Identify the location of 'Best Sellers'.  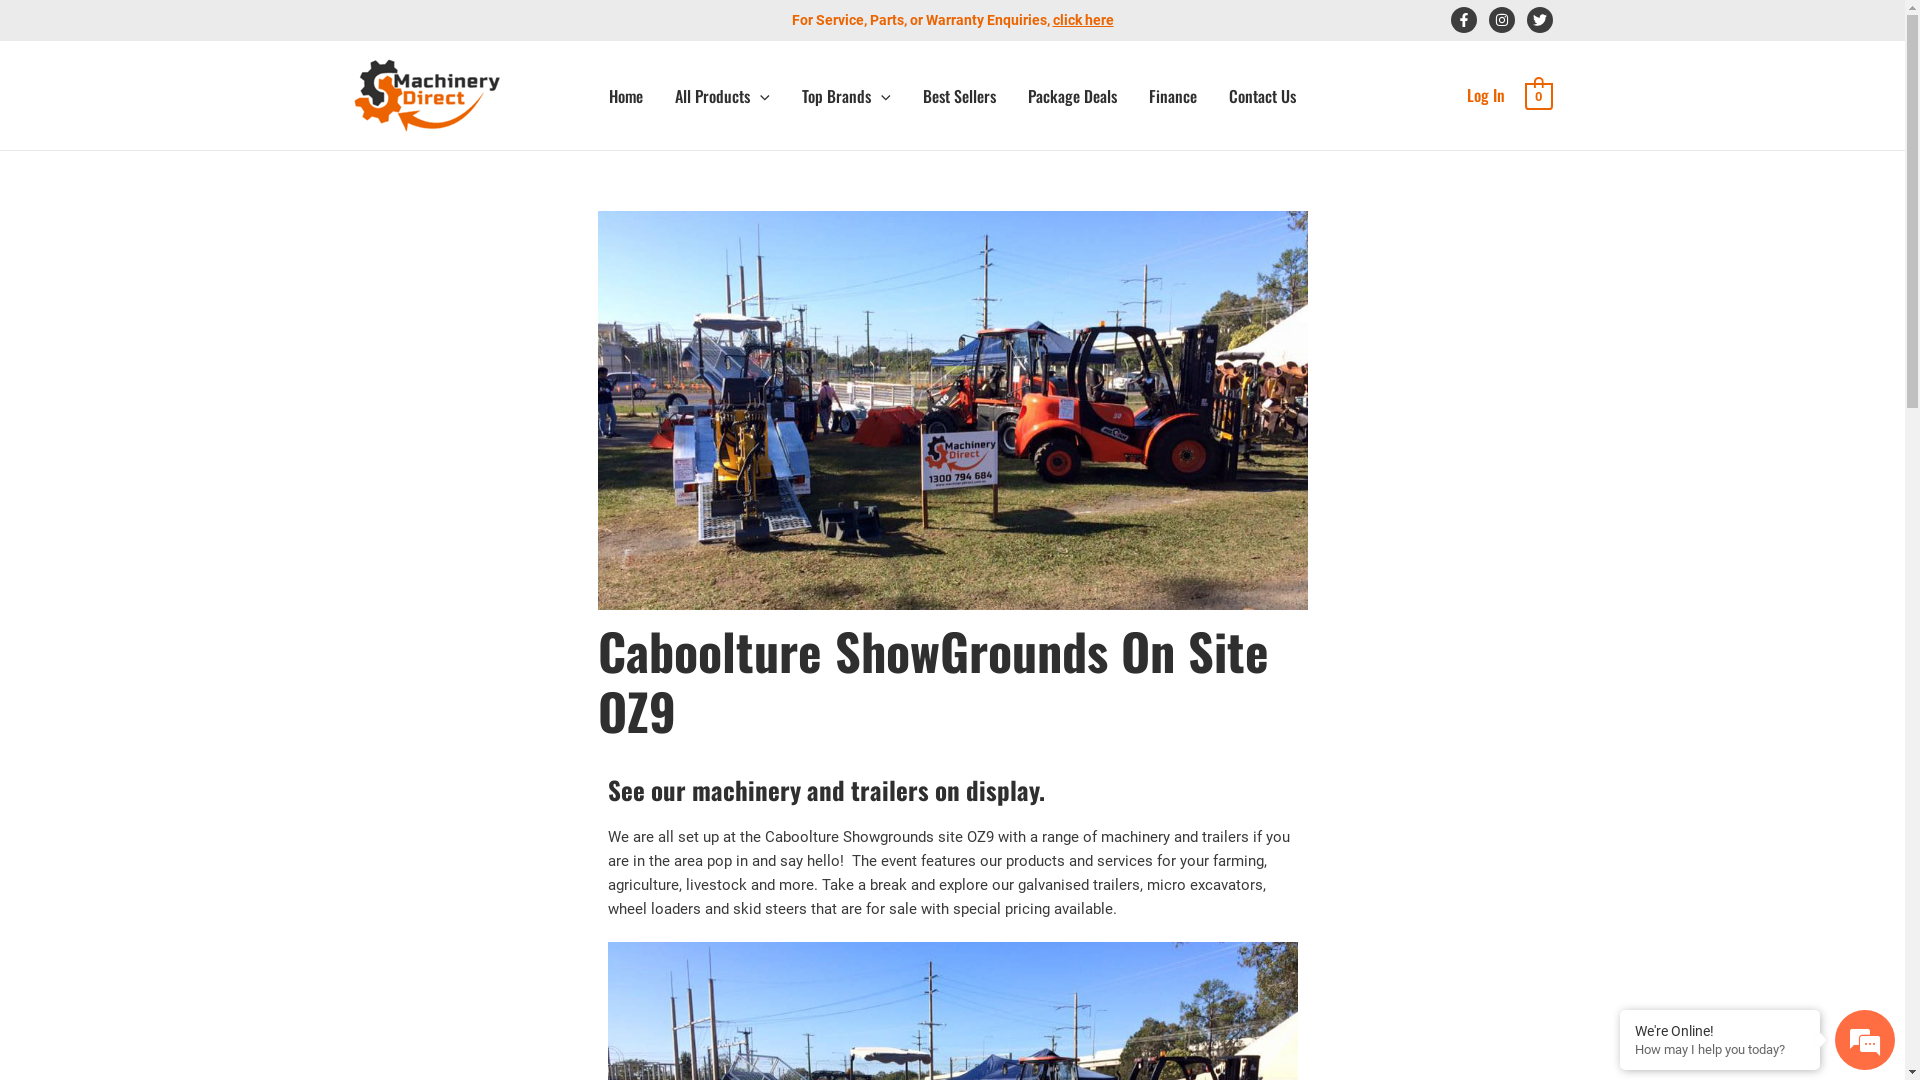
(958, 96).